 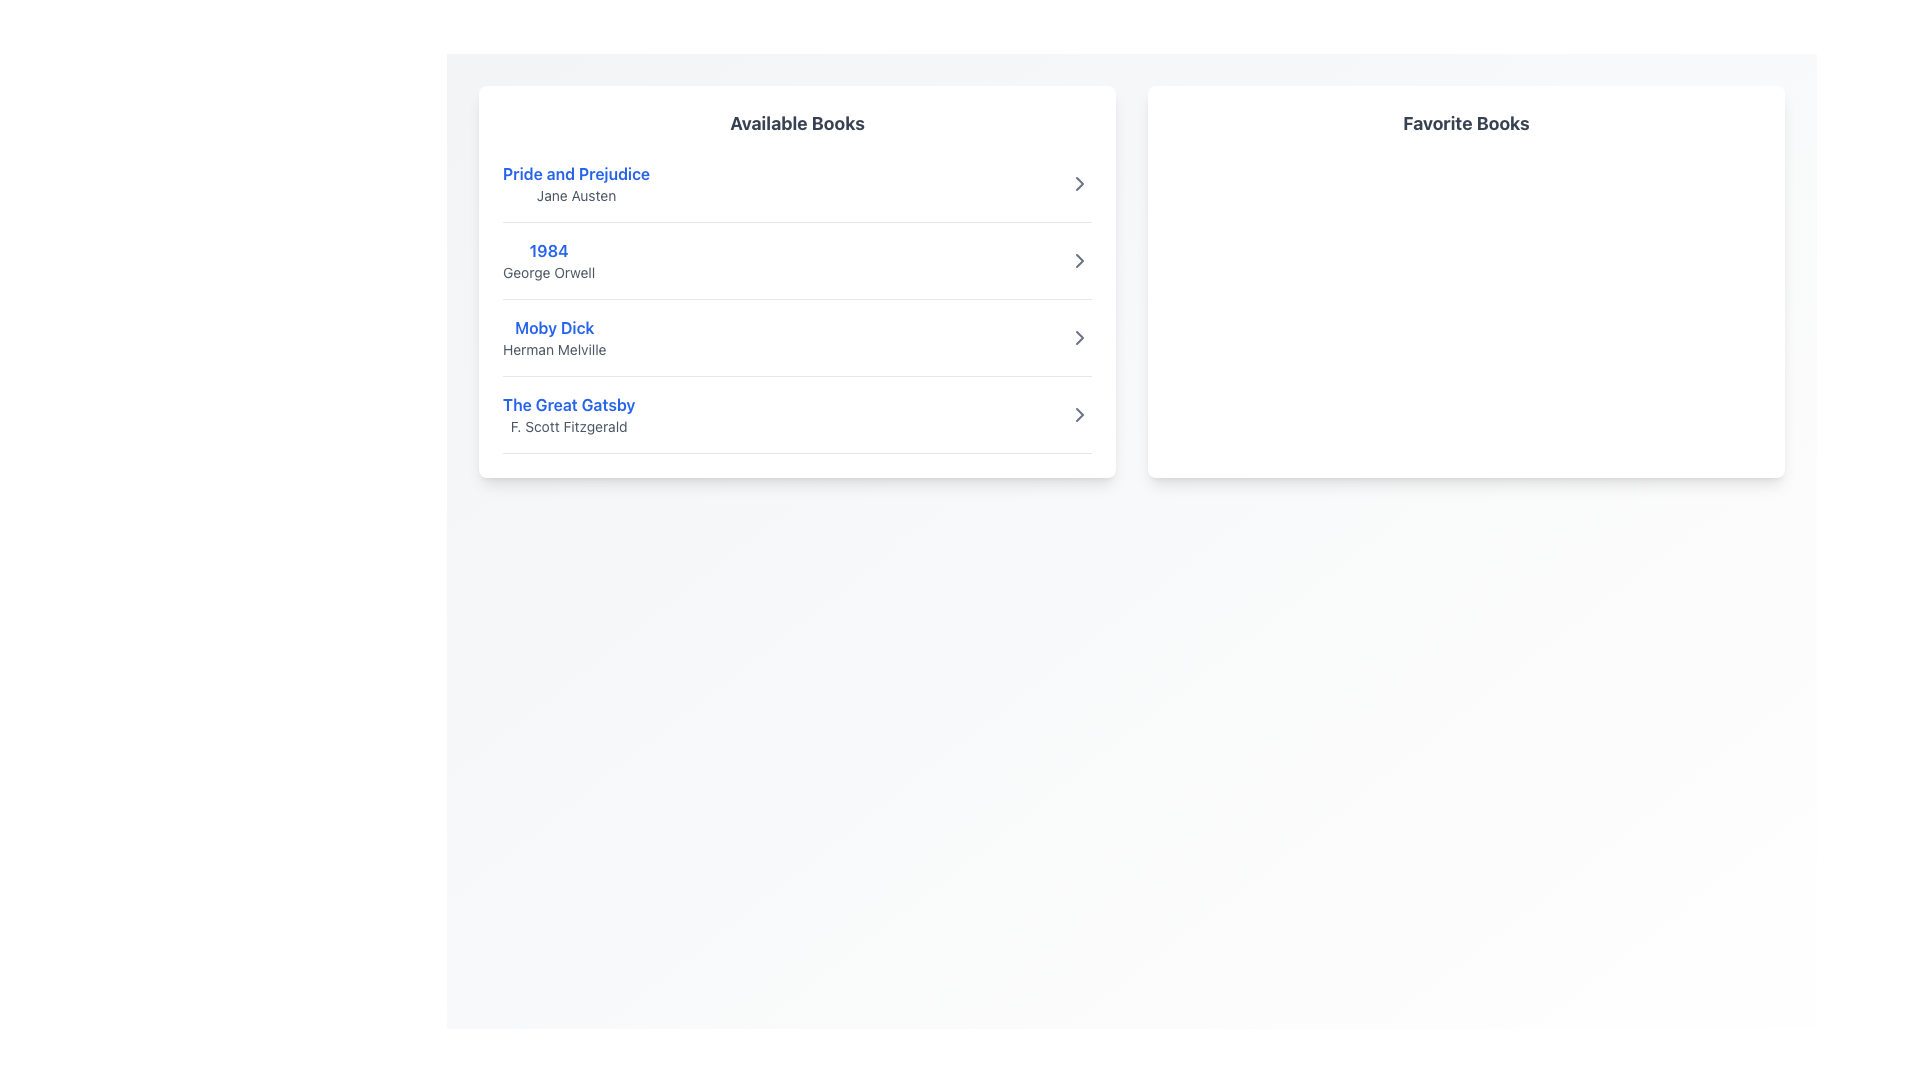 I want to click on the Chevron Icon located at the far right of the list item containing the book title '1984' by George Orwell in the 'Available Books' section, so click(x=1079, y=260).